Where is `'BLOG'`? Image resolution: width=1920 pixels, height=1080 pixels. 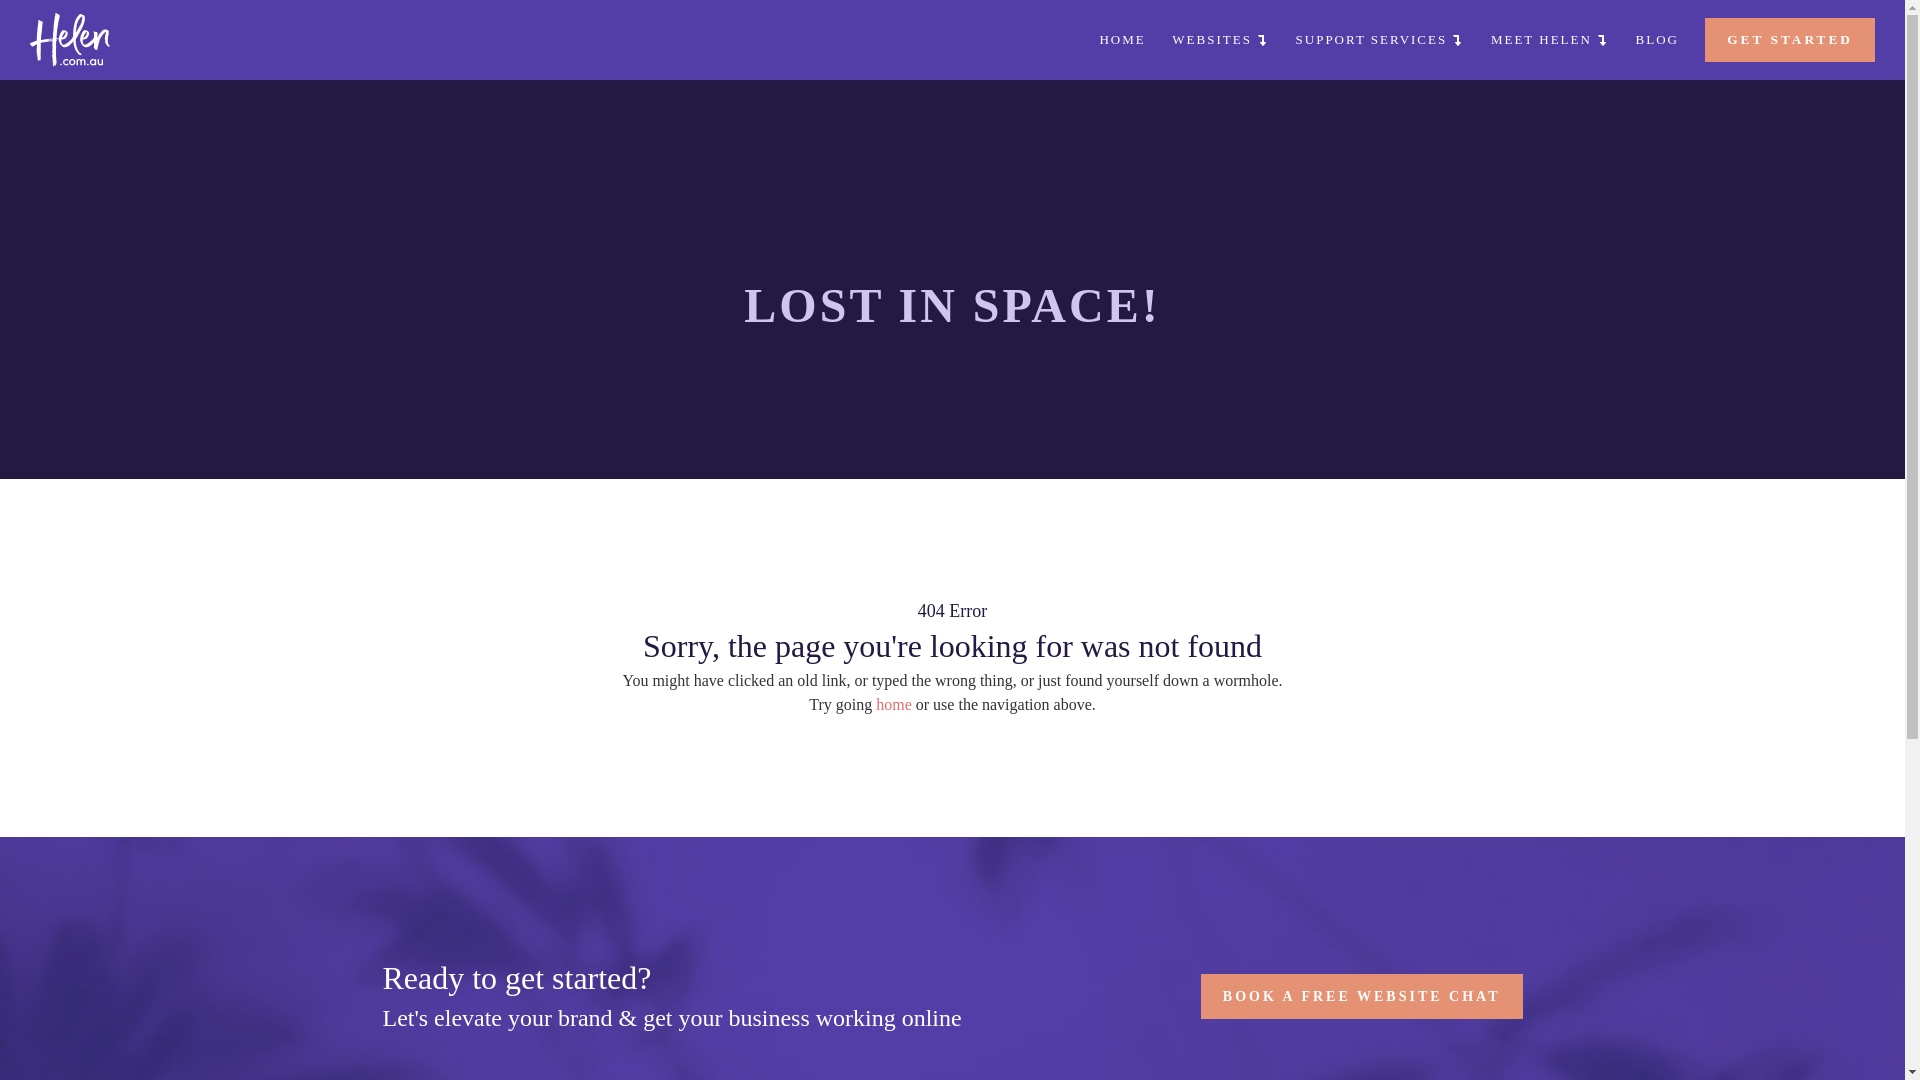
'BLOG' is located at coordinates (1656, 39).